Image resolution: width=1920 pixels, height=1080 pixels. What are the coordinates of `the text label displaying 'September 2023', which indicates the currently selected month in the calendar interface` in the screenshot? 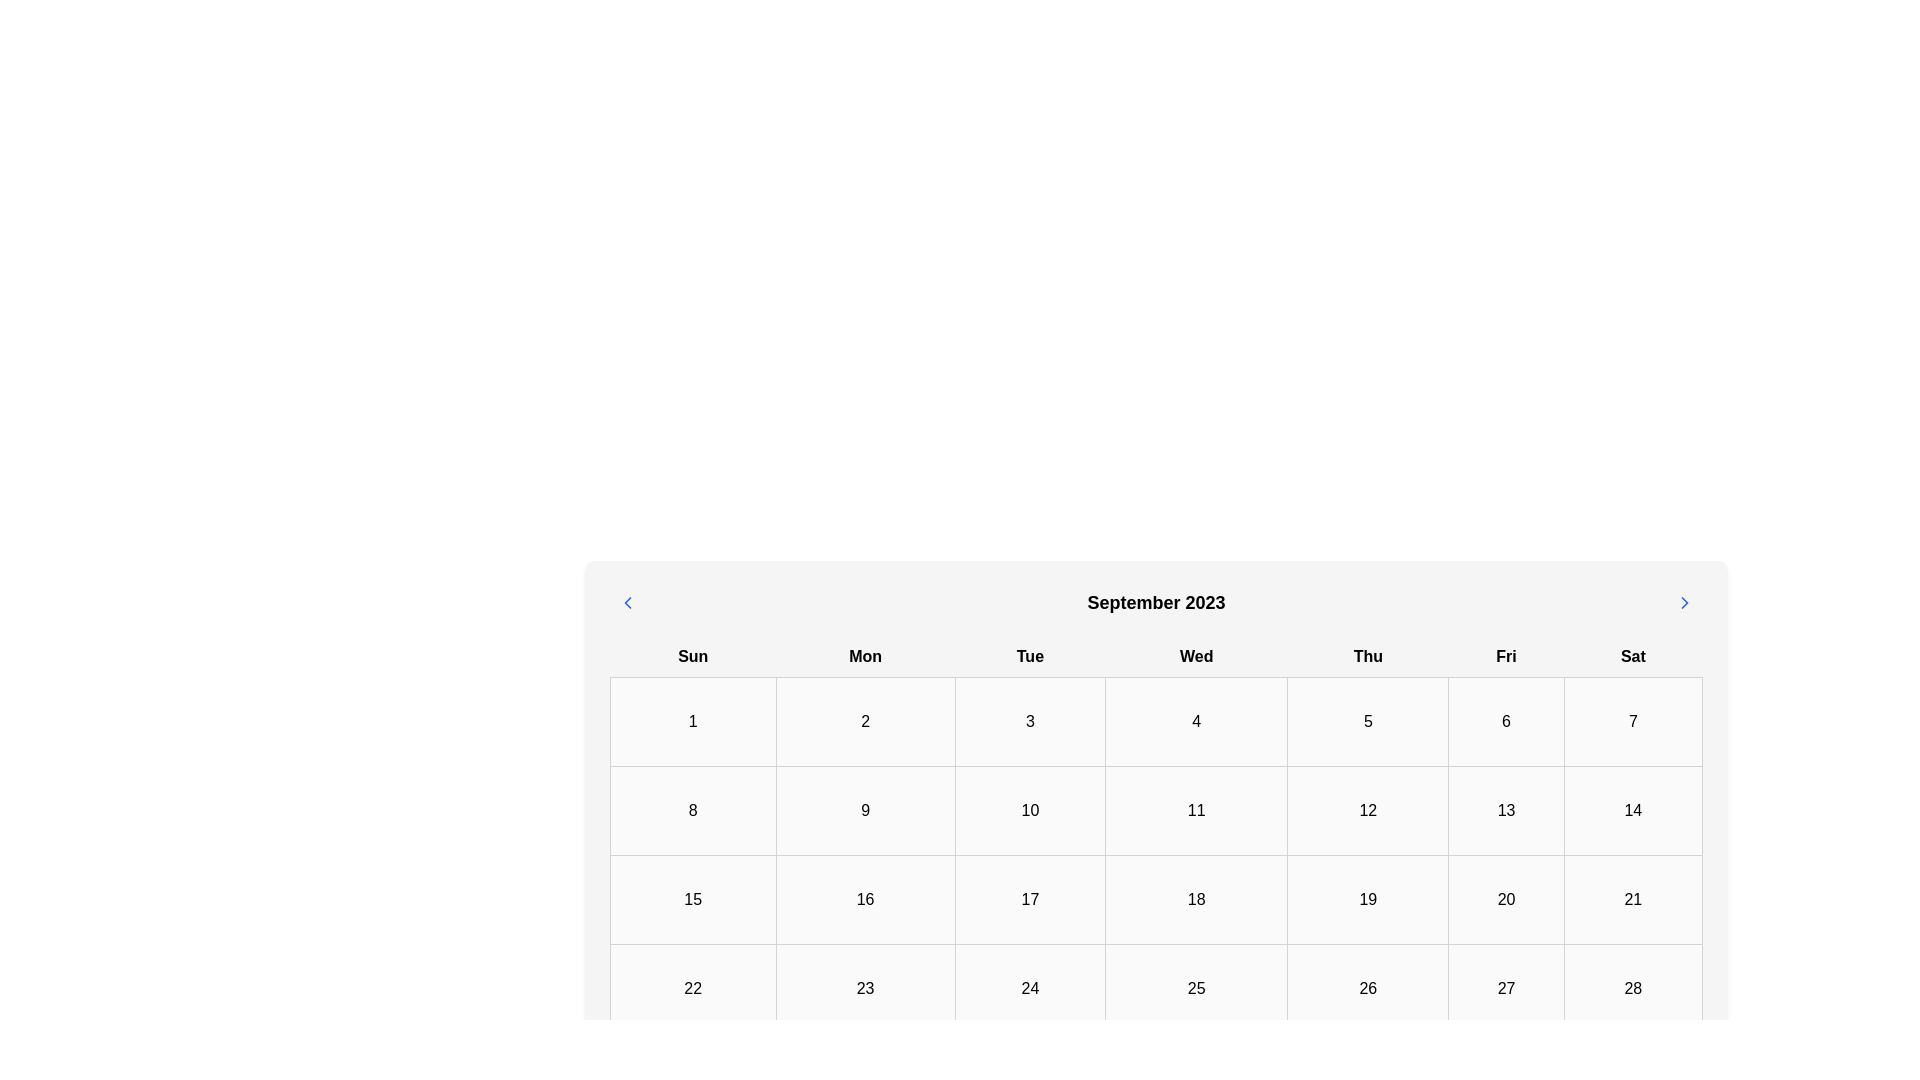 It's located at (1156, 601).